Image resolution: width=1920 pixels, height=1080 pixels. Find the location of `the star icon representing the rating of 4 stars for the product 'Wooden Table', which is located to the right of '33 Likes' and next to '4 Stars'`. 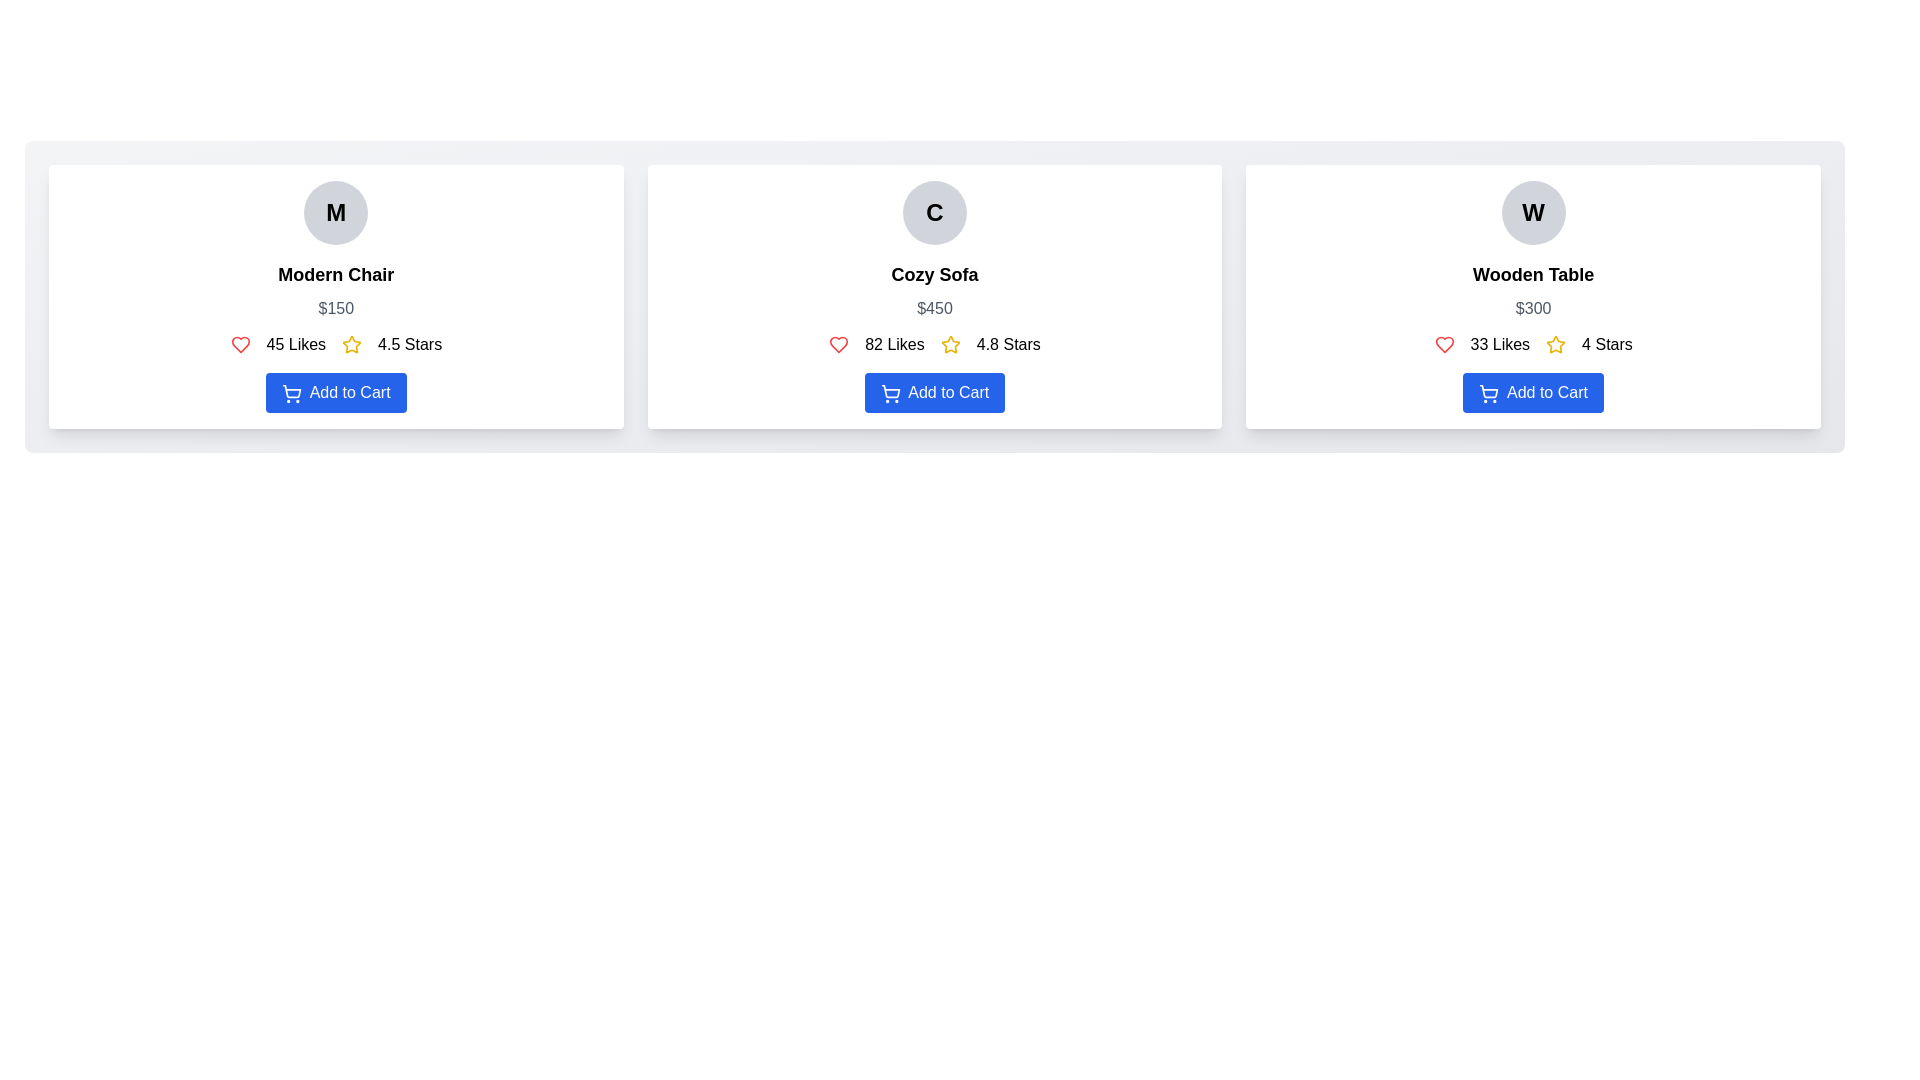

the star icon representing the rating of 4 stars for the product 'Wooden Table', which is located to the right of '33 Likes' and next to '4 Stars' is located at coordinates (1555, 343).